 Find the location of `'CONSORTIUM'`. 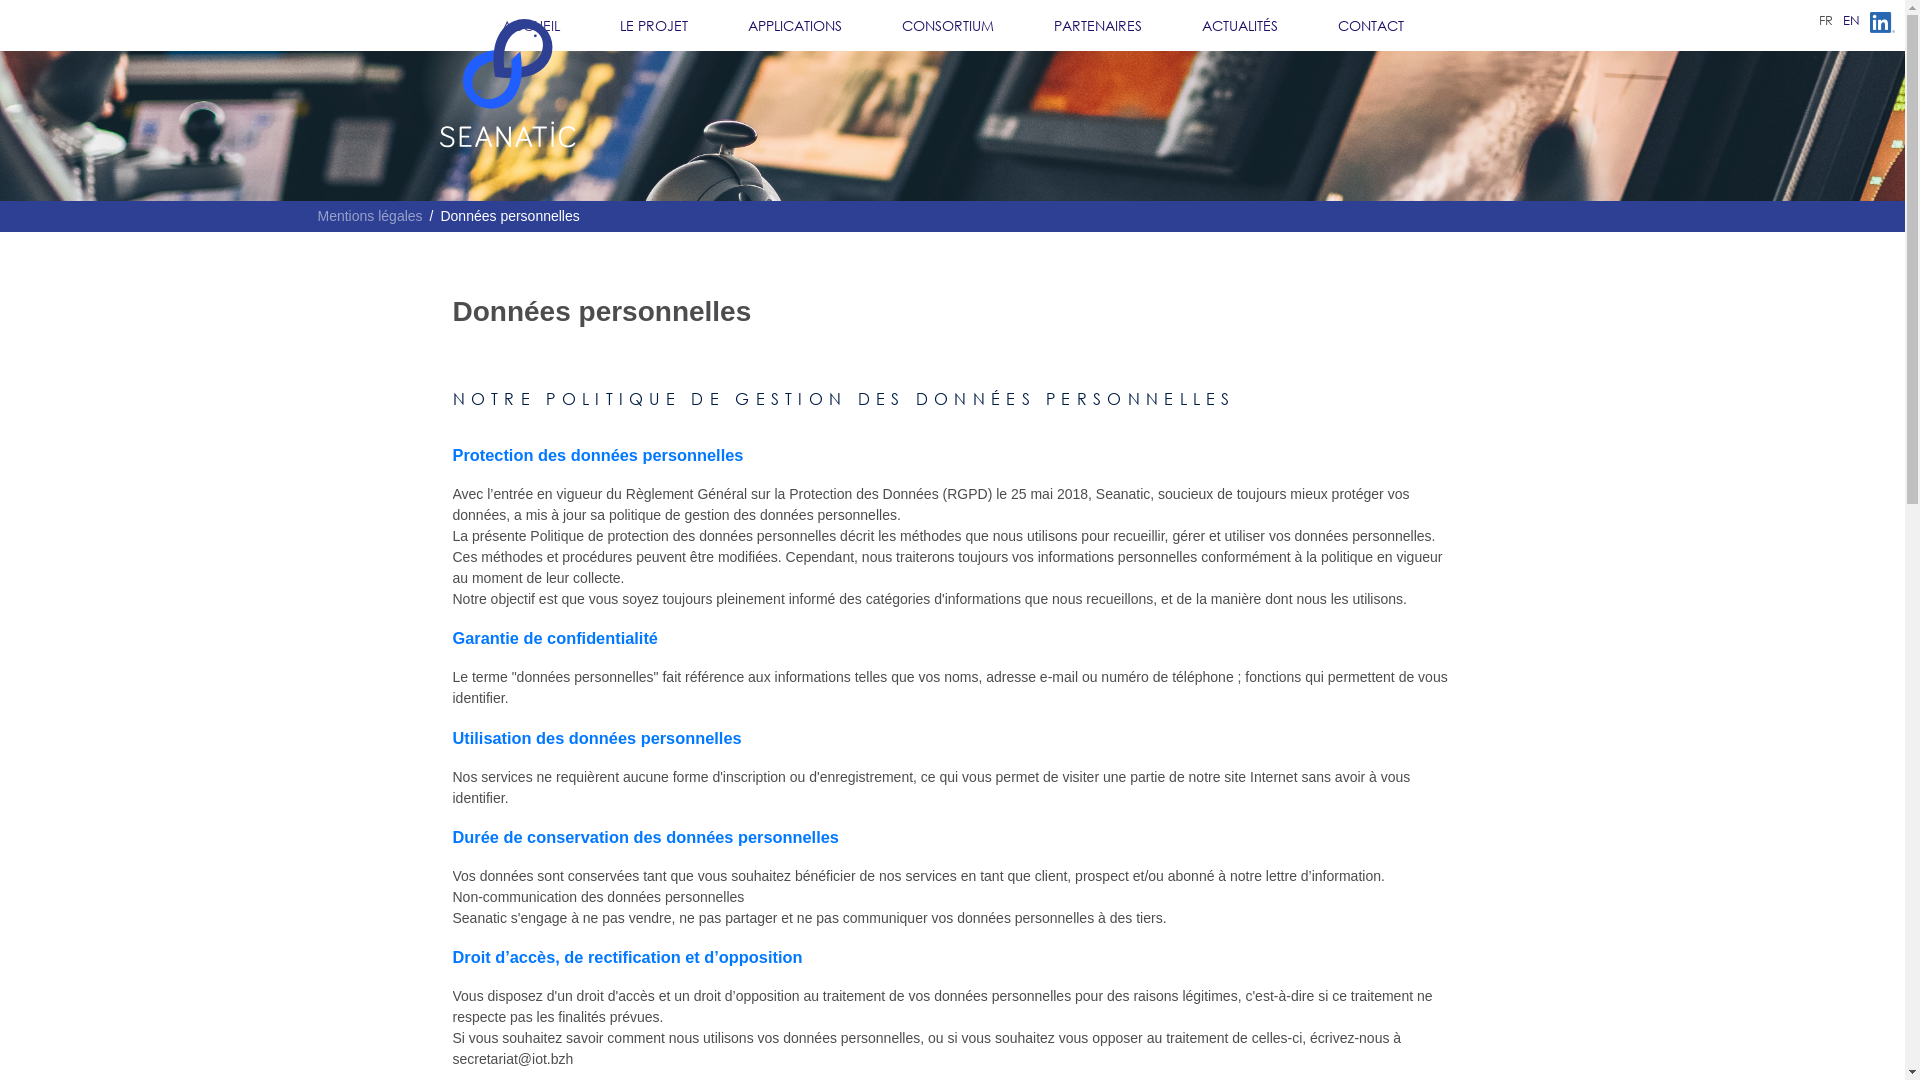

'CONSORTIUM' is located at coordinates (901, 25).